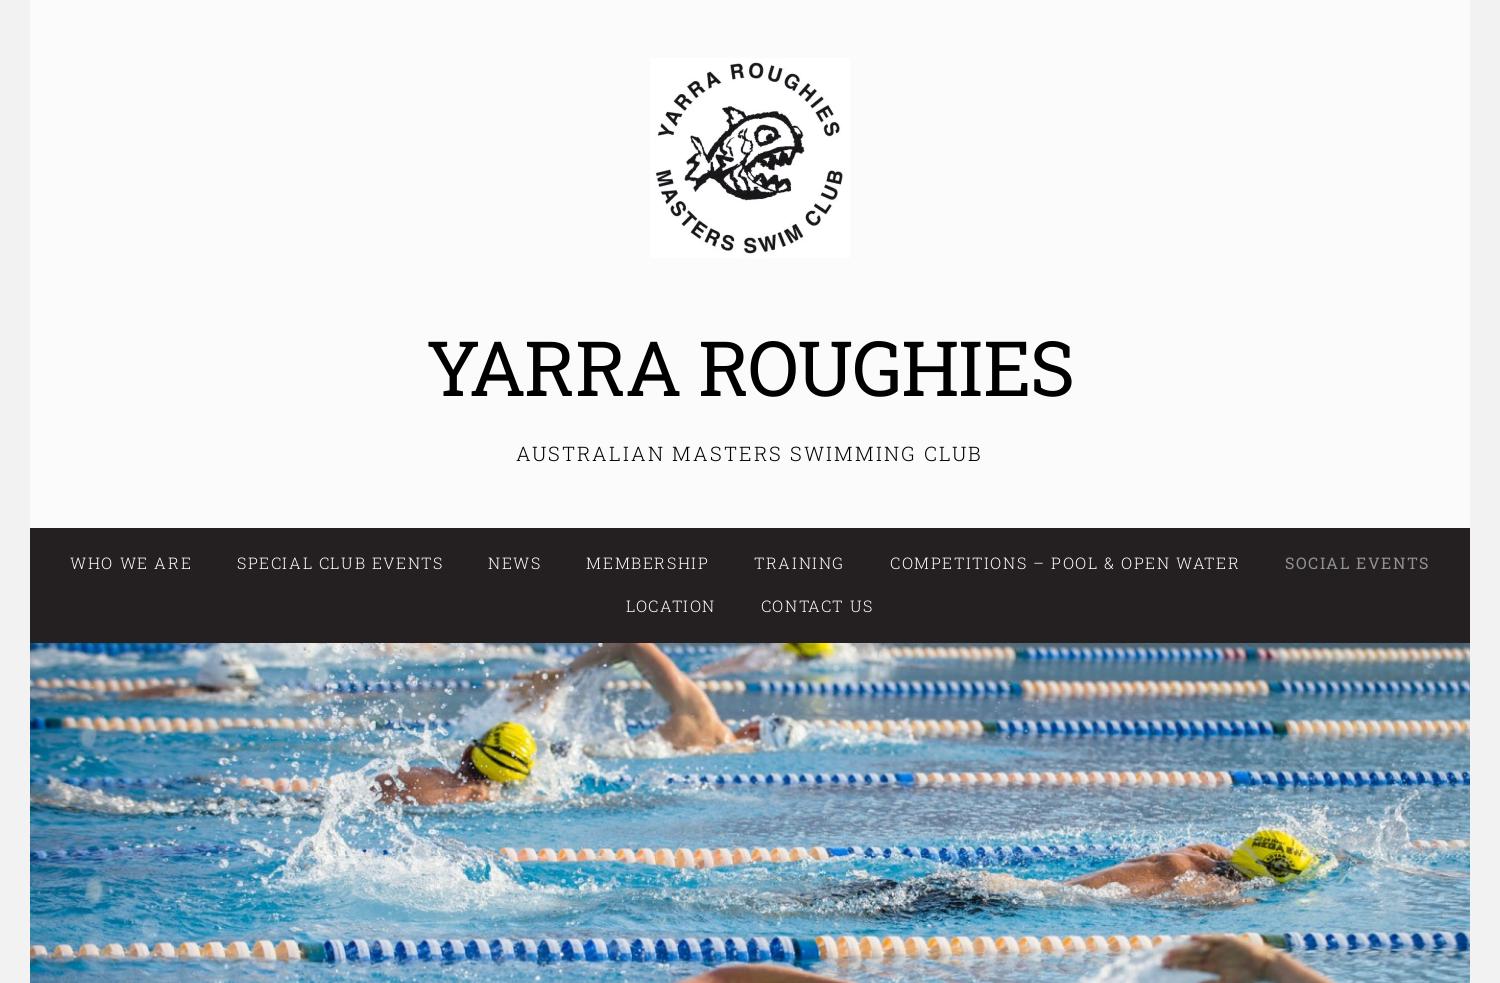  Describe the element at coordinates (1063, 562) in the screenshot. I see `'Competitions – Pool & Open Water'` at that location.